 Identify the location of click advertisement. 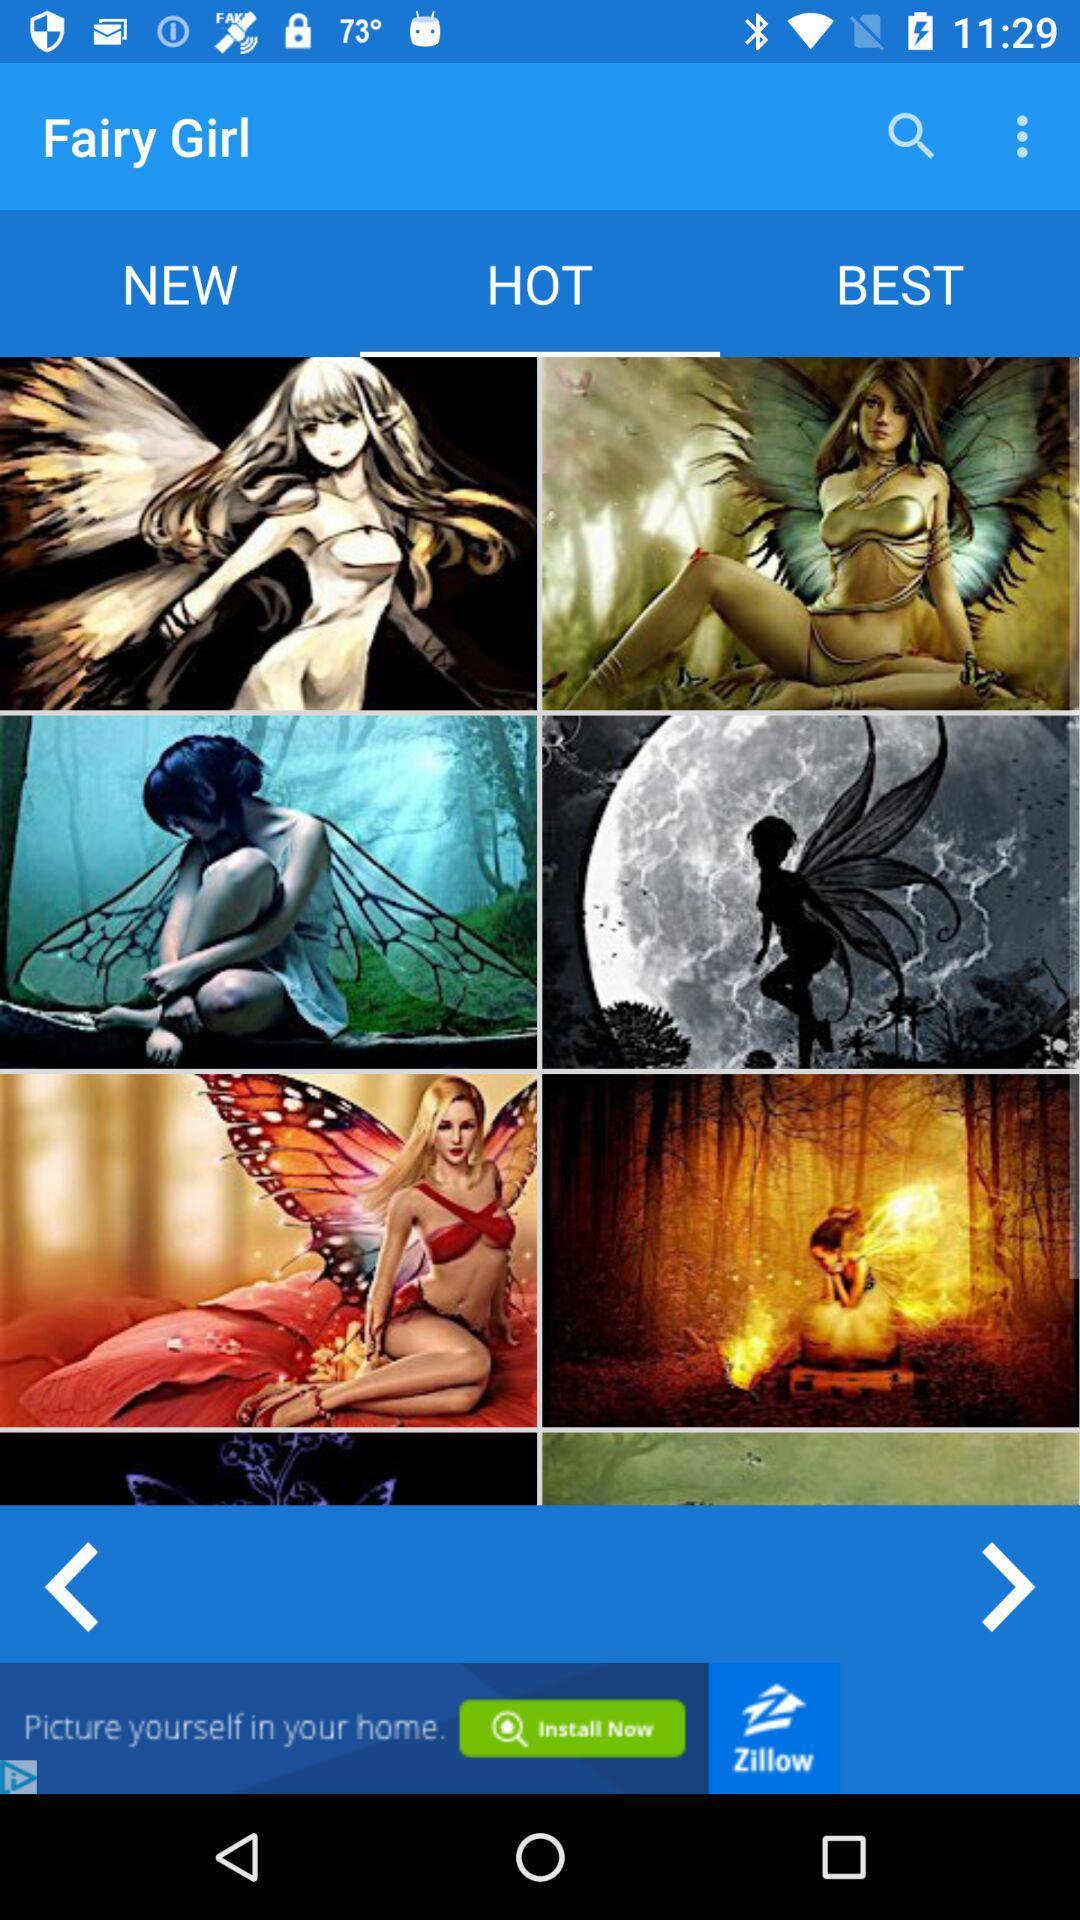
(419, 1727).